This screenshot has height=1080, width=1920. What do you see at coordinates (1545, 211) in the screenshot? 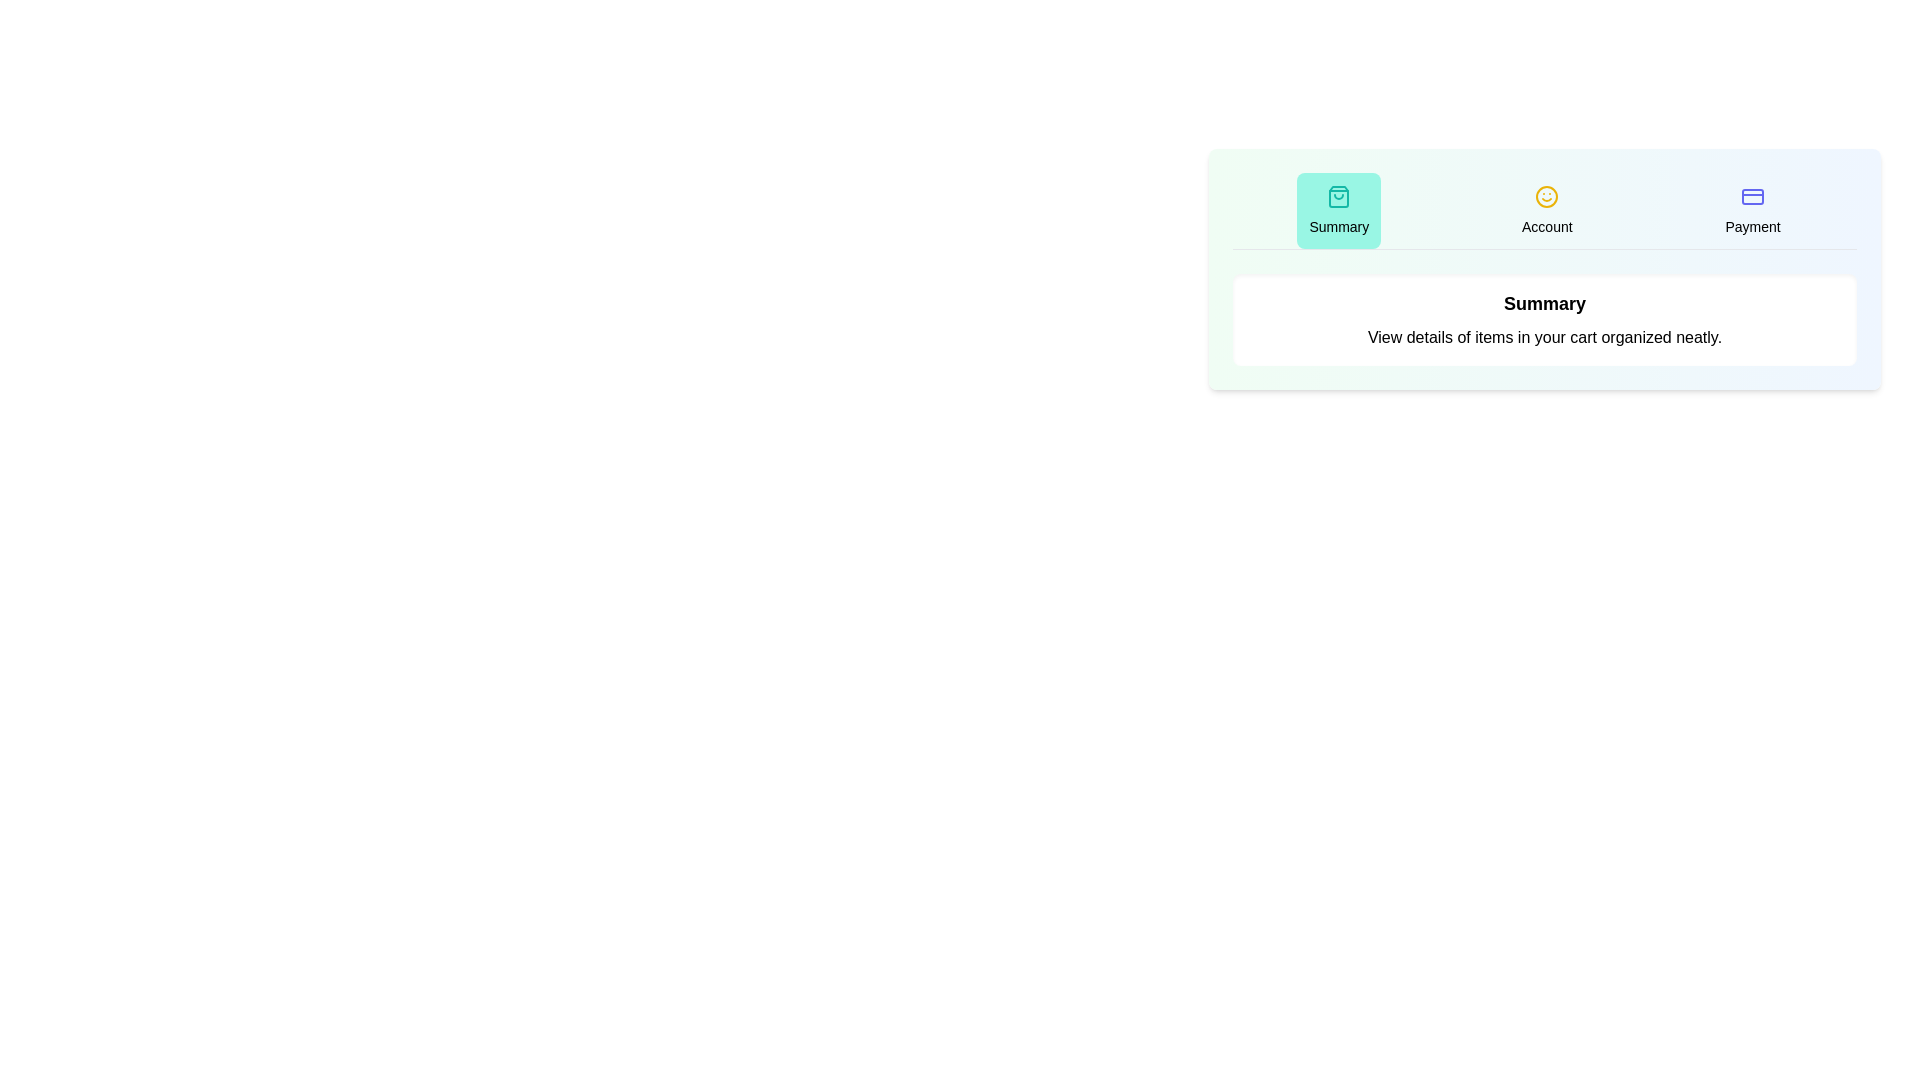
I see `the Account tab to switch to it` at bounding box center [1545, 211].